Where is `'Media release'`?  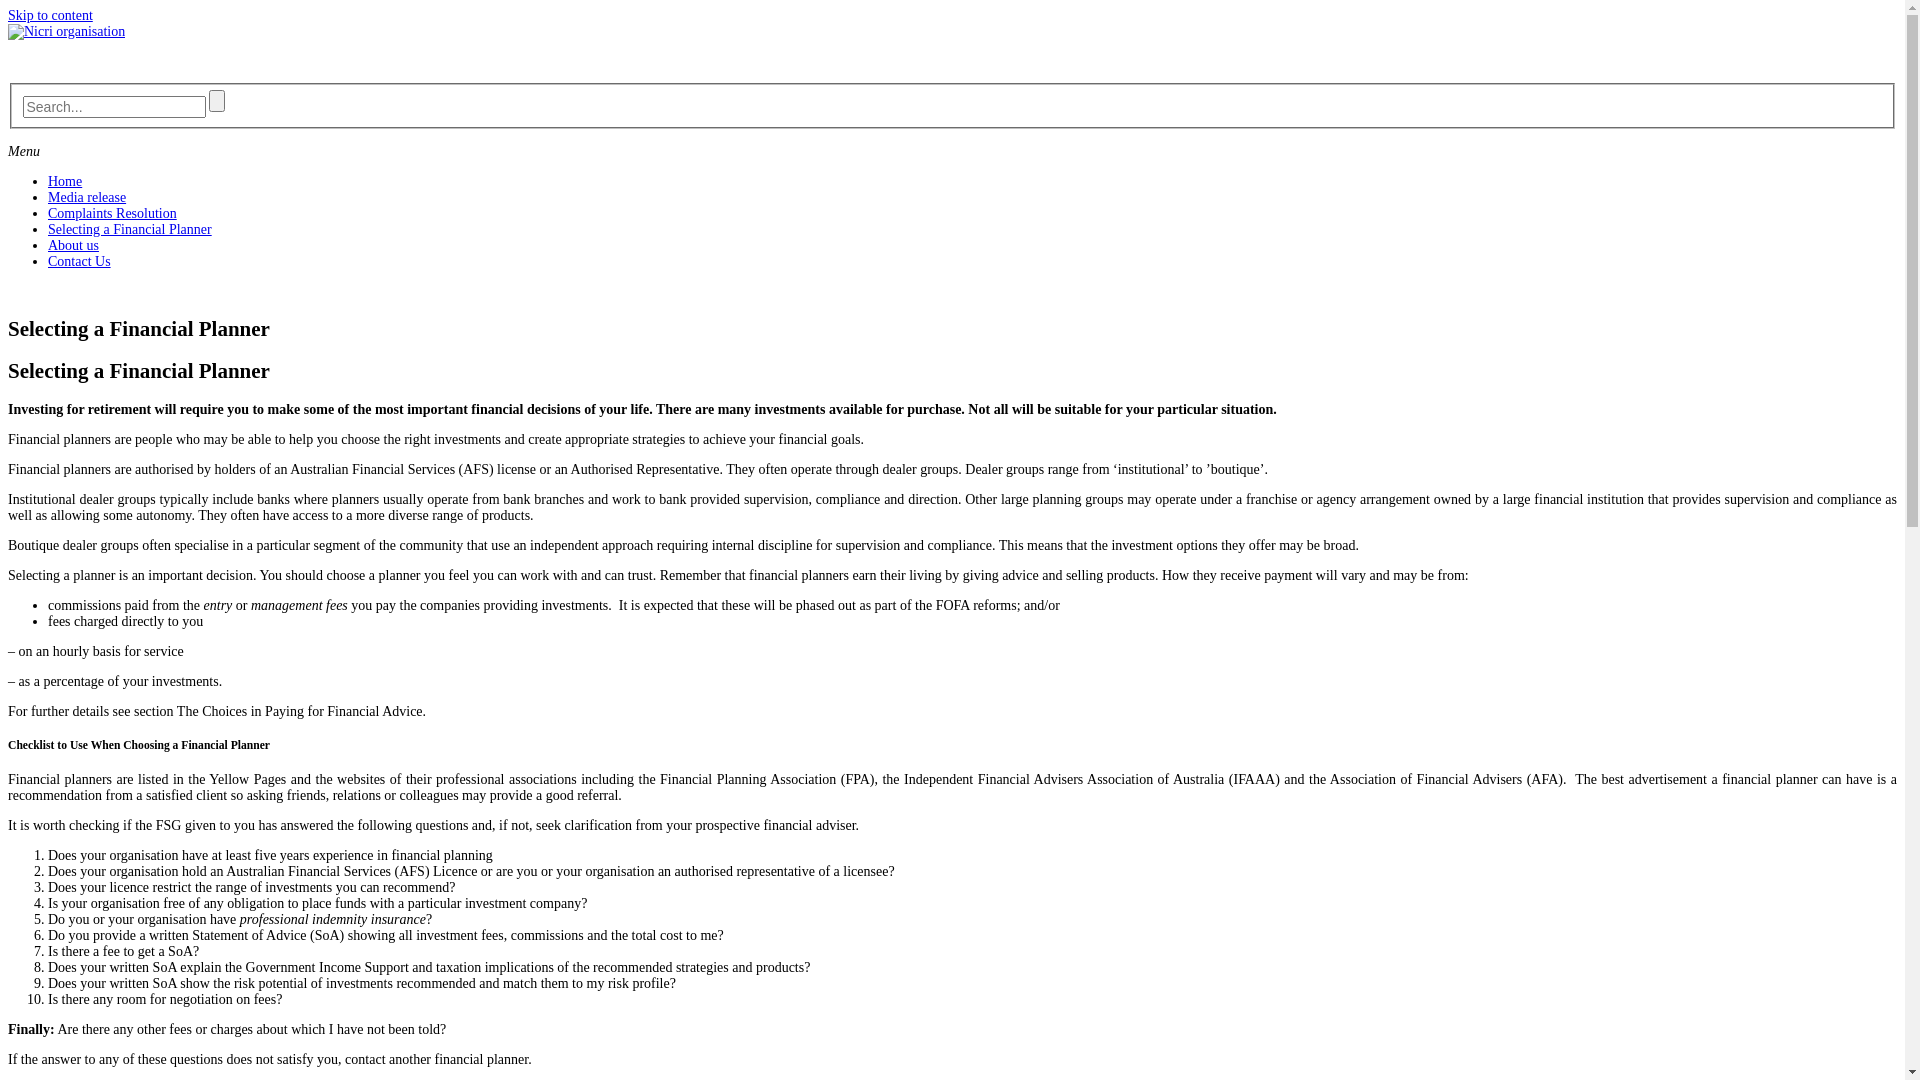
'Media release' is located at coordinates (48, 197).